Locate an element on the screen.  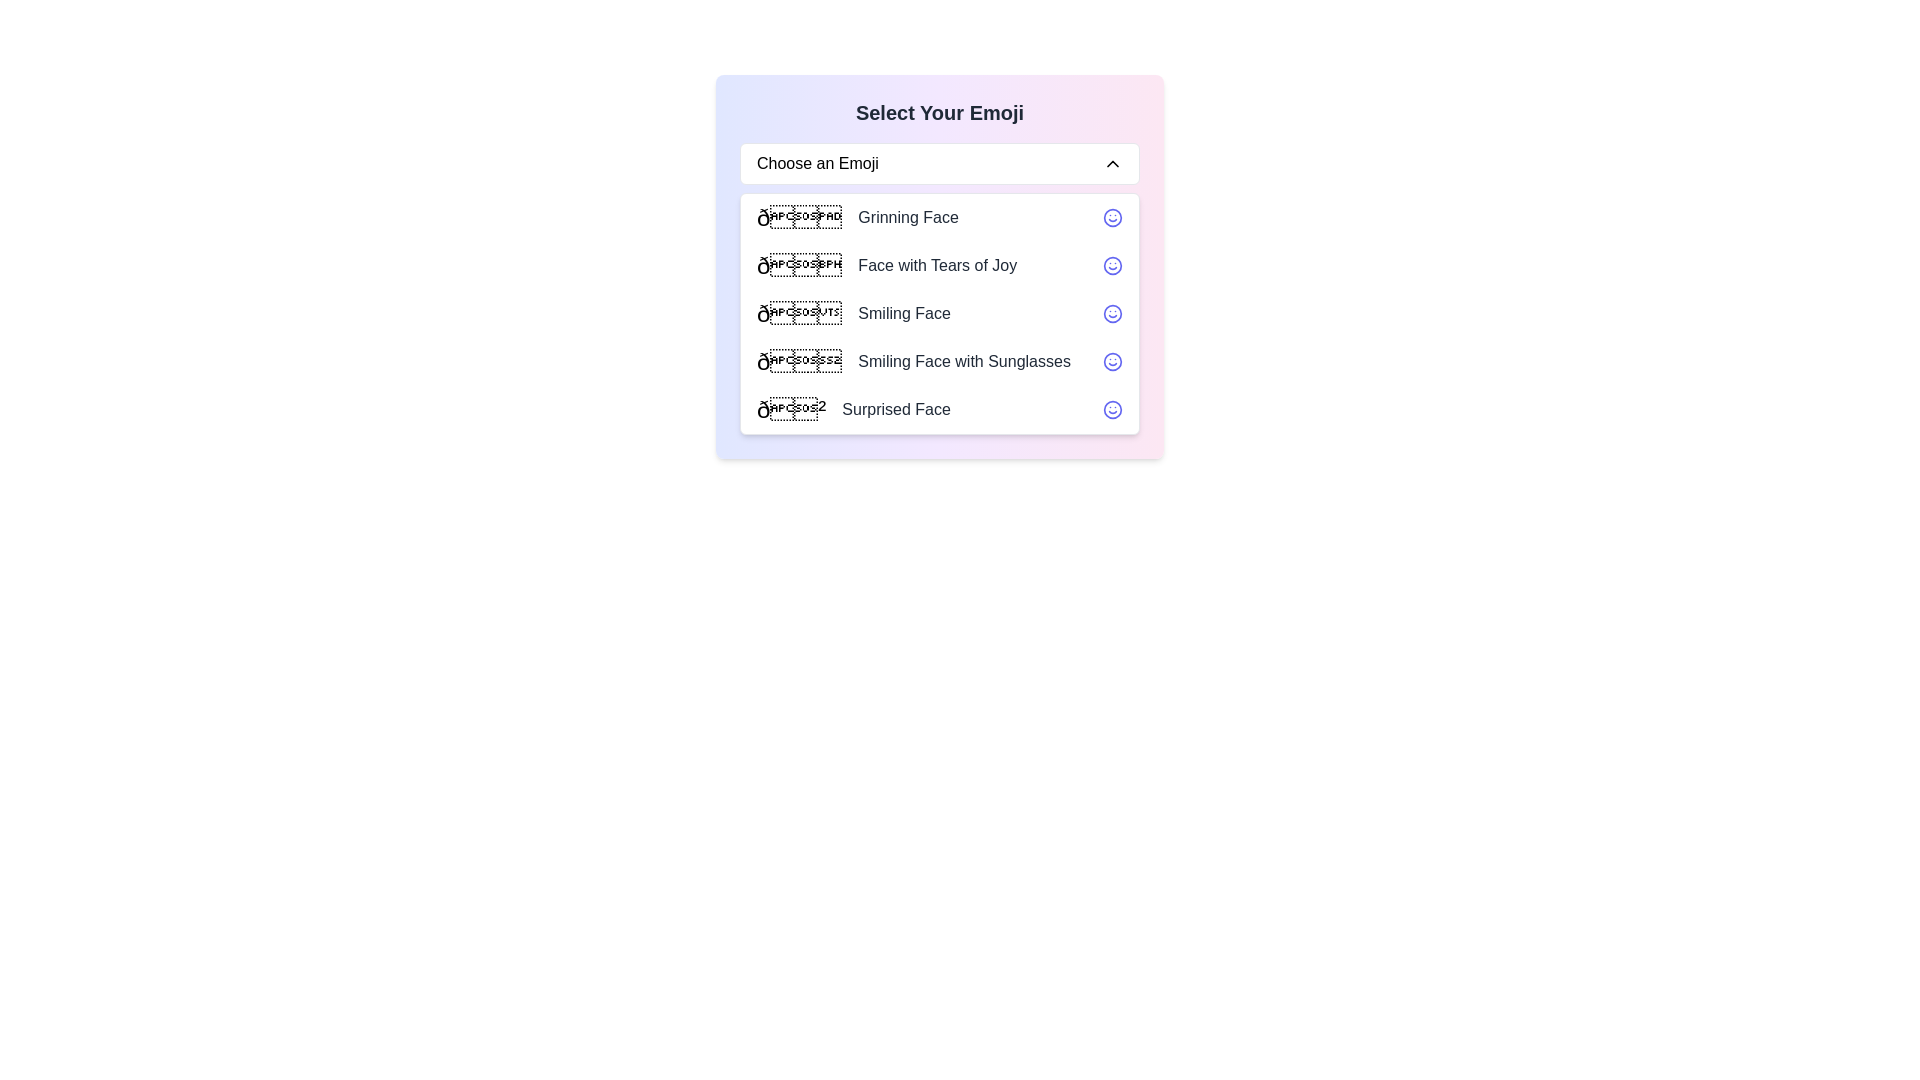
the decorative icon located on the far right side of the 'Face with Tears of Joy' dropdown emoji options is located at coordinates (1112, 265).